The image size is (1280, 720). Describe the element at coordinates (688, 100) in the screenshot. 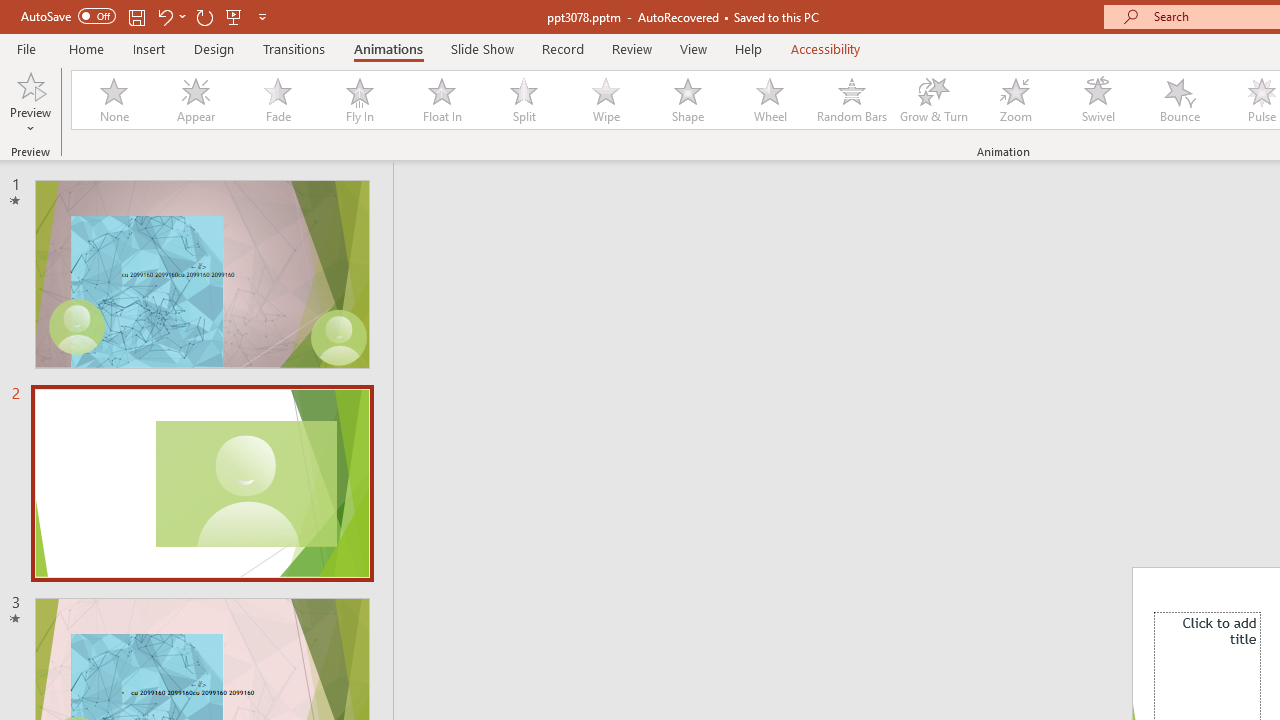

I see `'Shape'` at that location.